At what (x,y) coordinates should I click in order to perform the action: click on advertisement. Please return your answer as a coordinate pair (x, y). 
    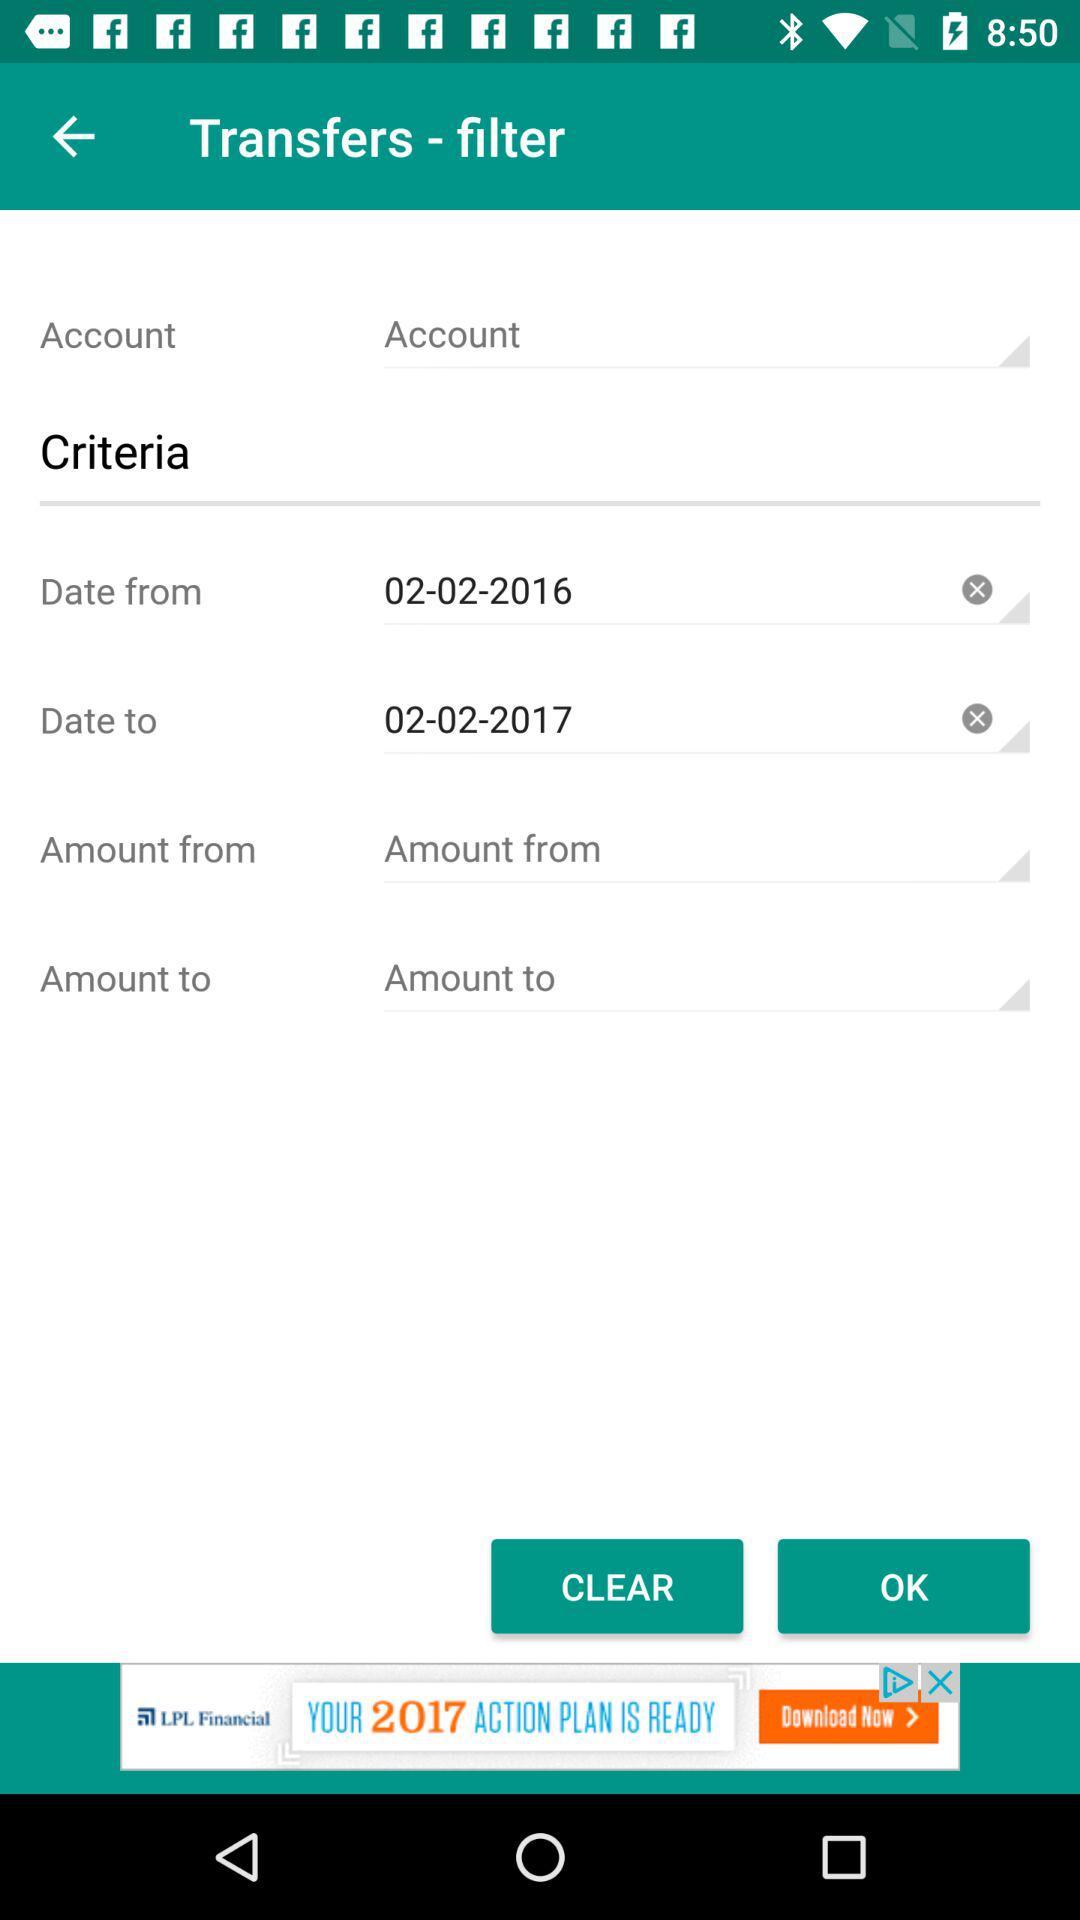
    Looking at the image, I should click on (540, 1727).